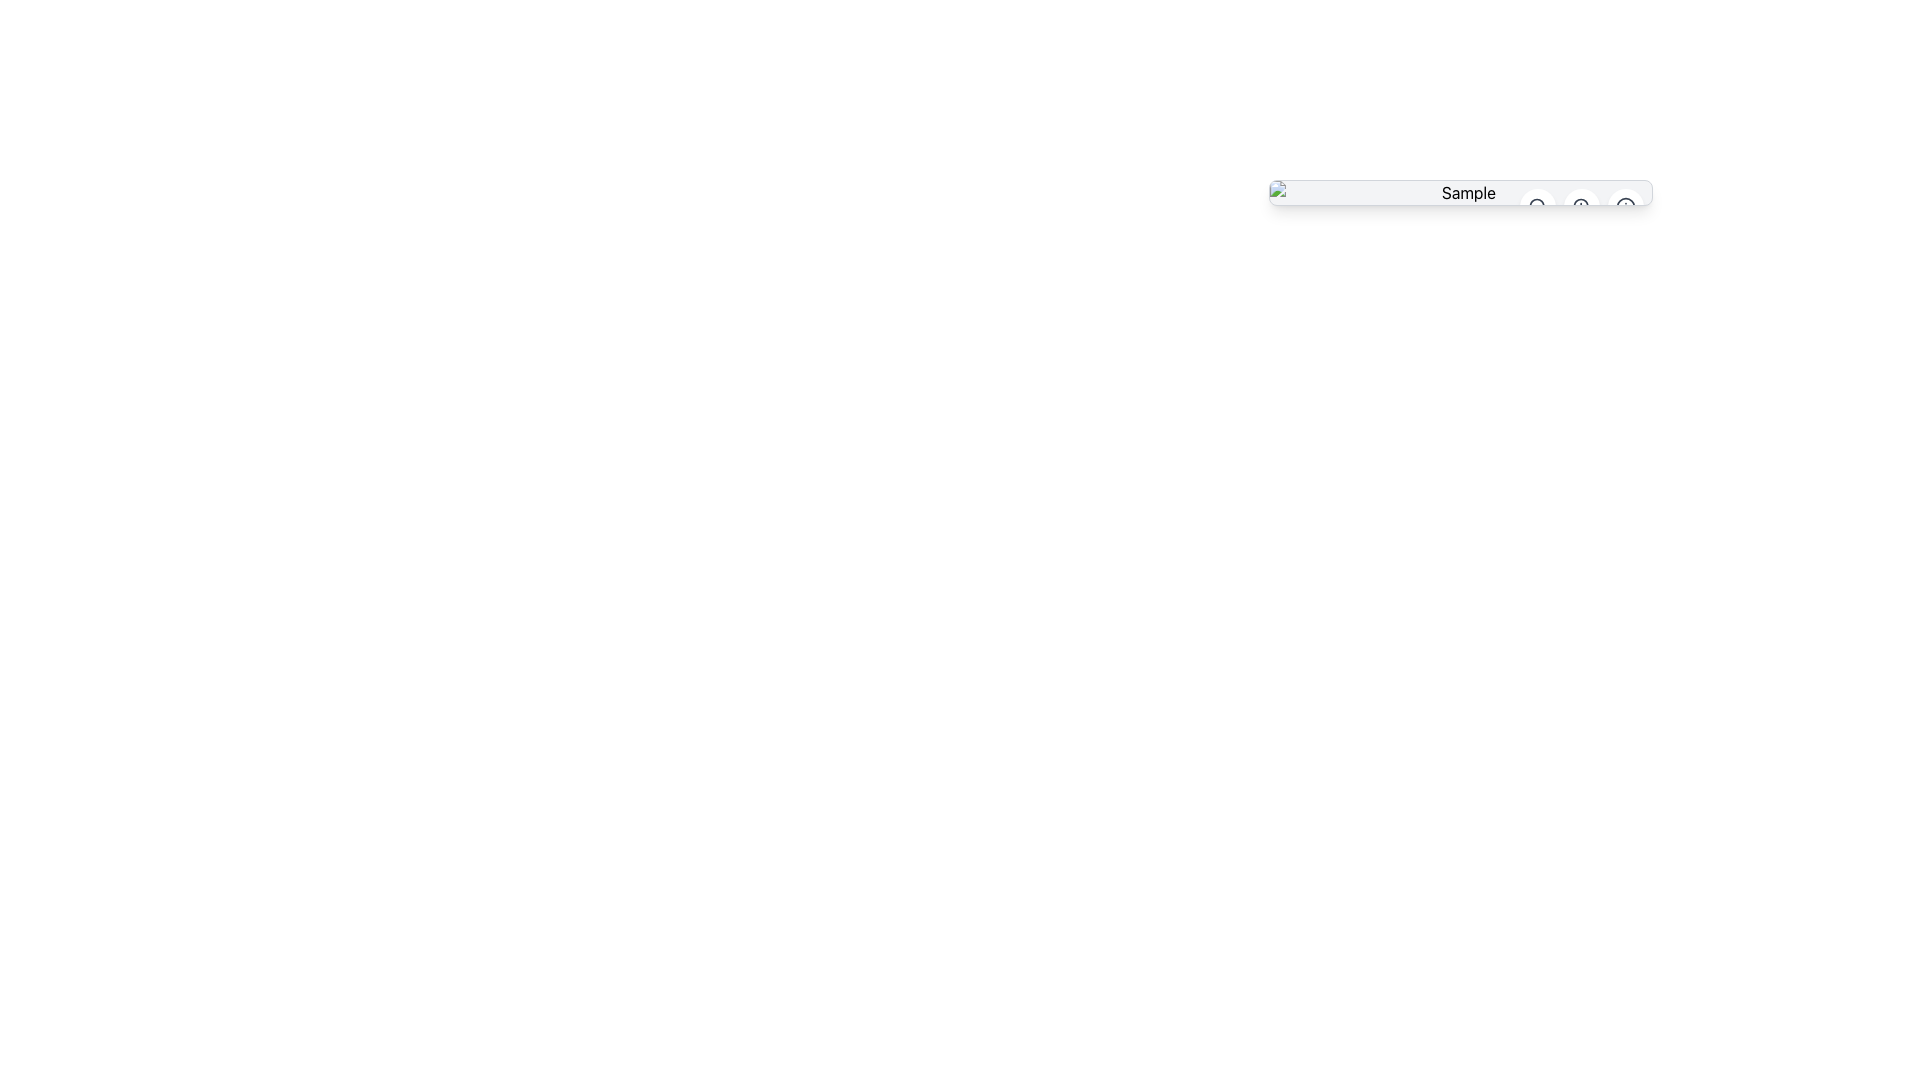 The width and height of the screenshot is (1920, 1080). What do you see at coordinates (1626, 207) in the screenshot?
I see `the informational help button located at the top-right of the interface, which is the third button in a horizontal group of similar buttons` at bounding box center [1626, 207].